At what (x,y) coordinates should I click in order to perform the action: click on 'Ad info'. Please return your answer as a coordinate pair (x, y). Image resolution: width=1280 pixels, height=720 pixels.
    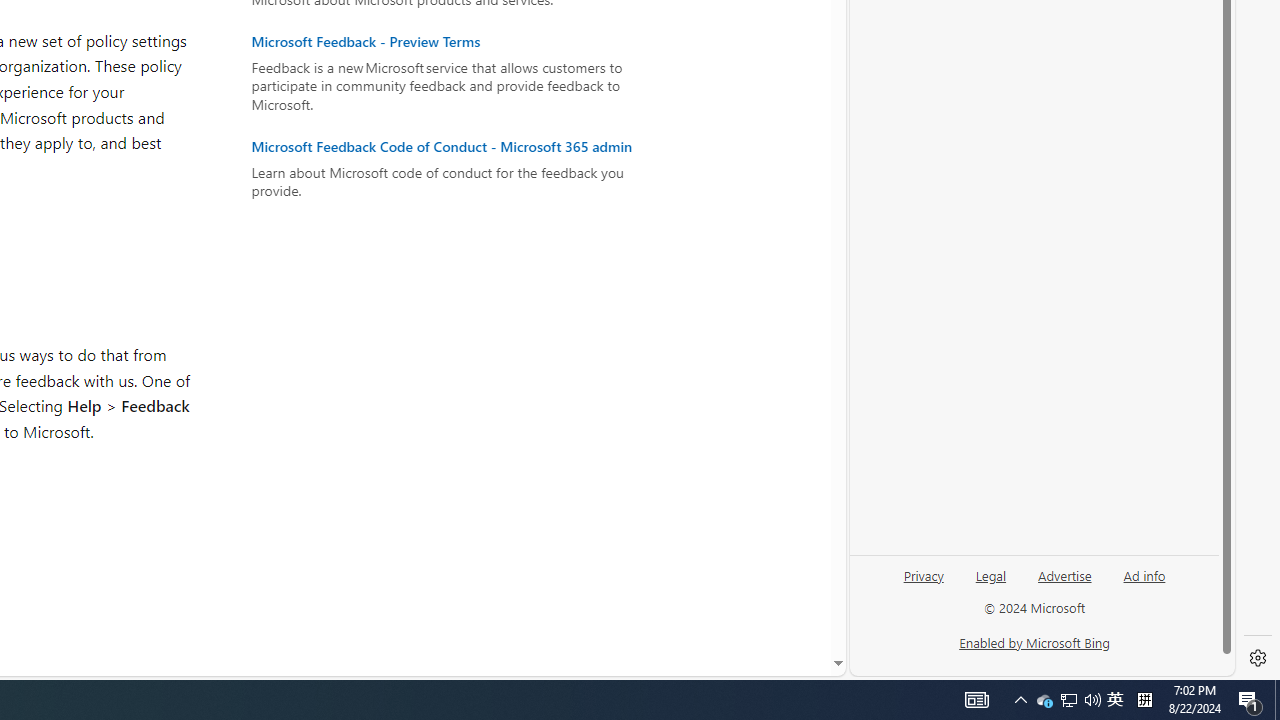
    Looking at the image, I should click on (1144, 574).